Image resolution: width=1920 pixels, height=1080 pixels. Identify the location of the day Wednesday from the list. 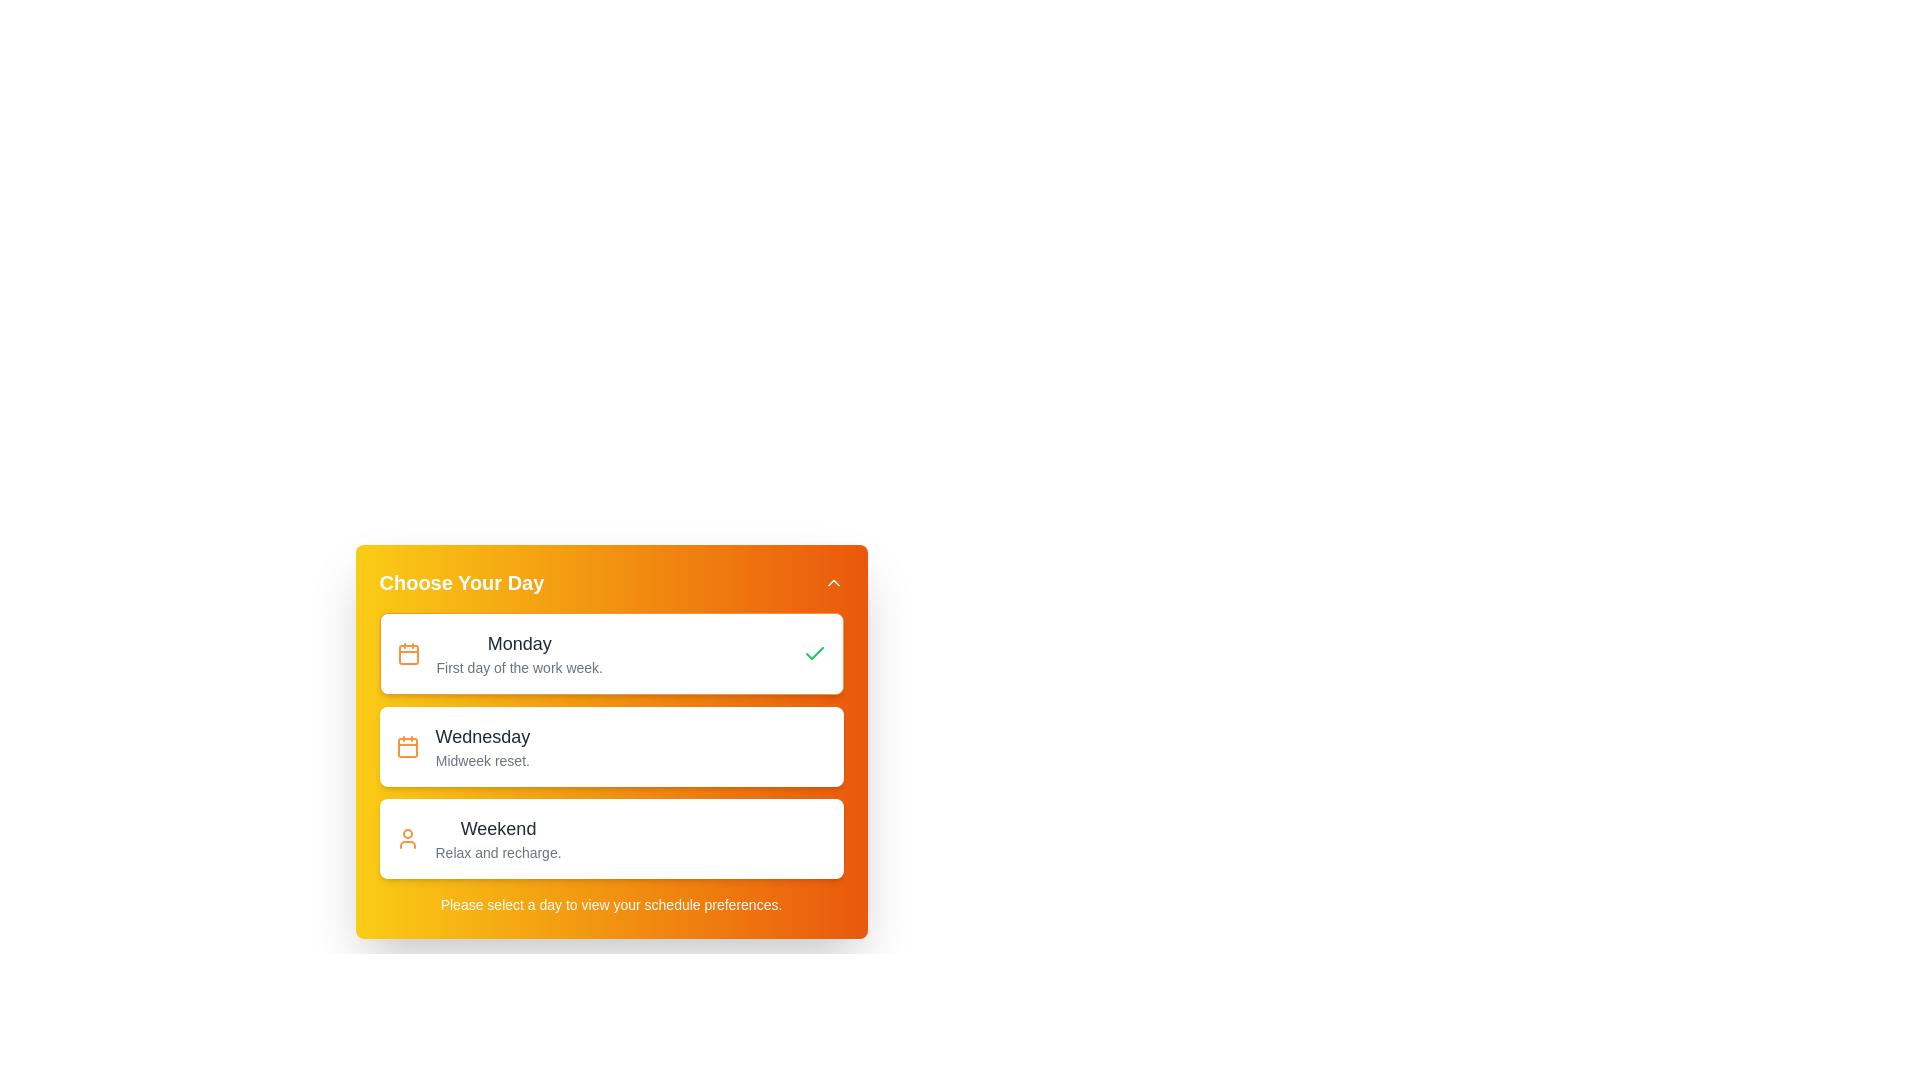
(610, 747).